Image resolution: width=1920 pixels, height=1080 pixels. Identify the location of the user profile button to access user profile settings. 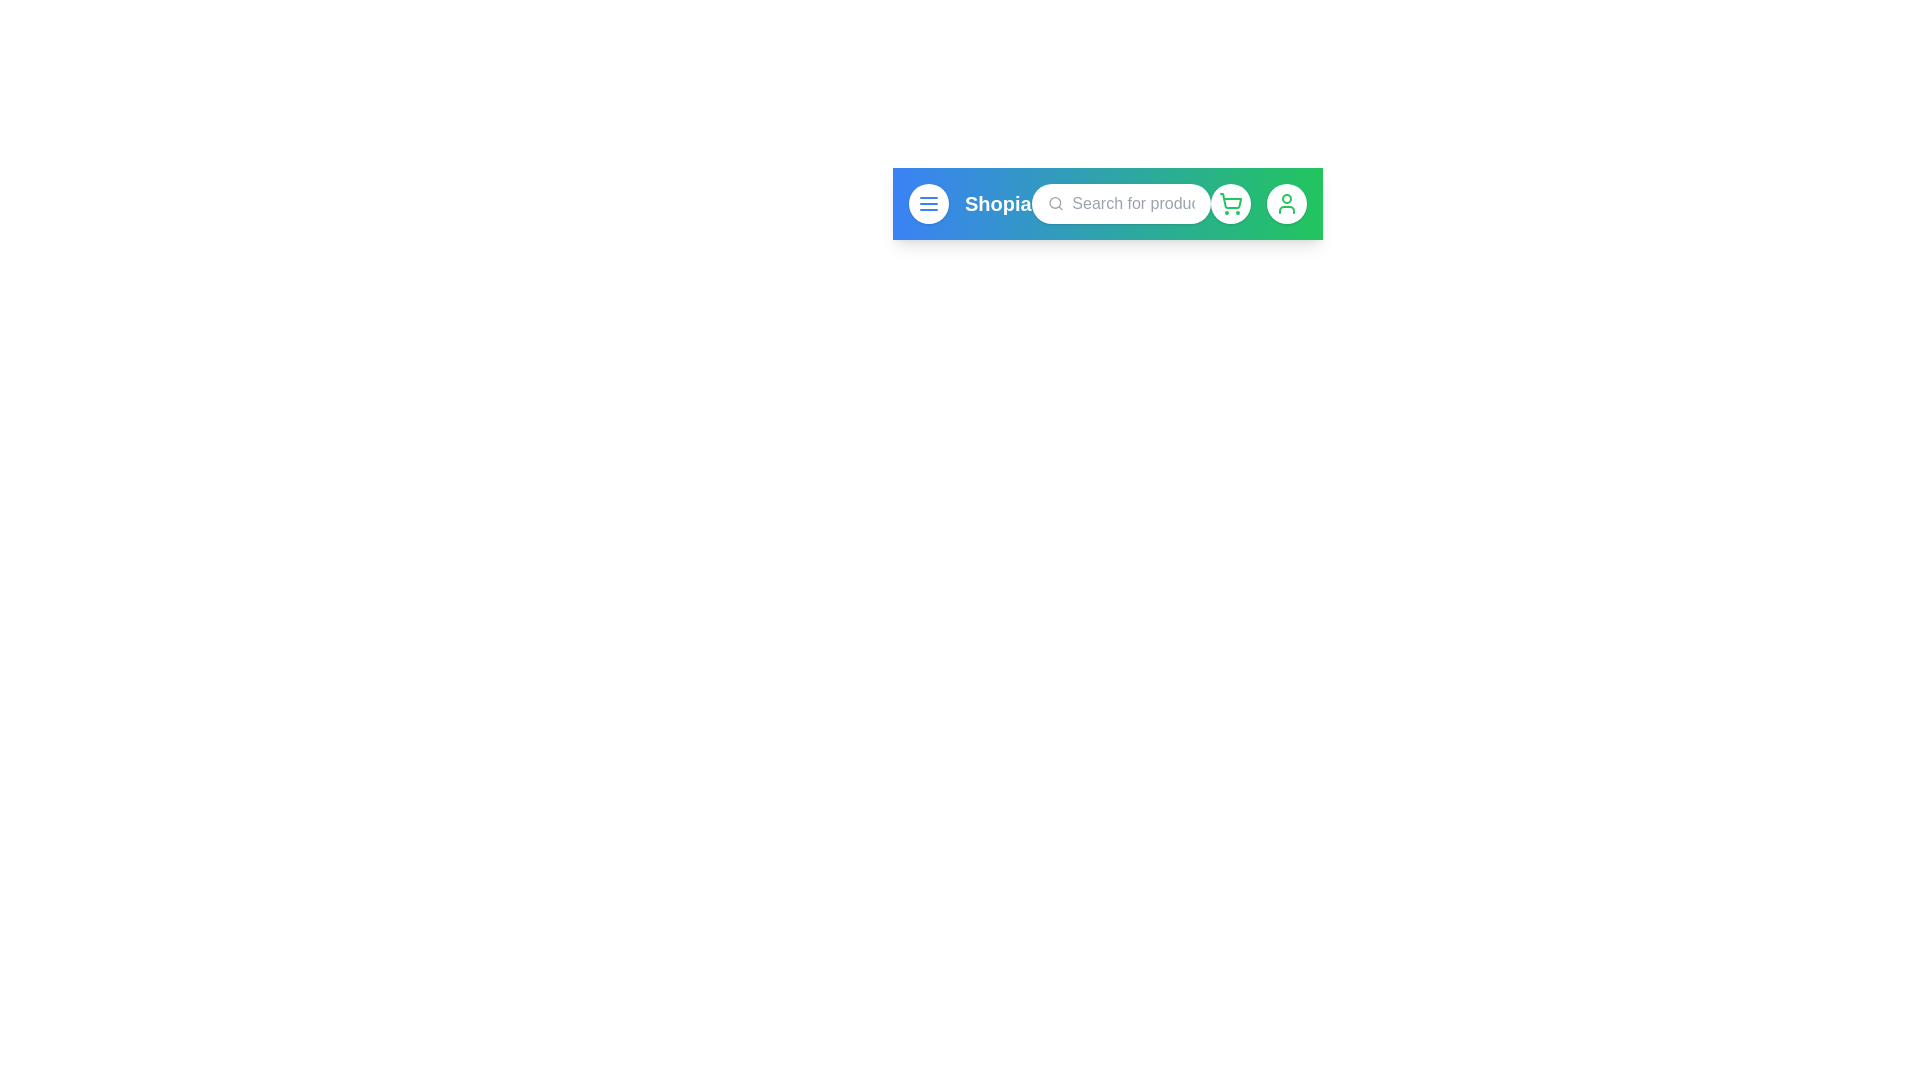
(1286, 204).